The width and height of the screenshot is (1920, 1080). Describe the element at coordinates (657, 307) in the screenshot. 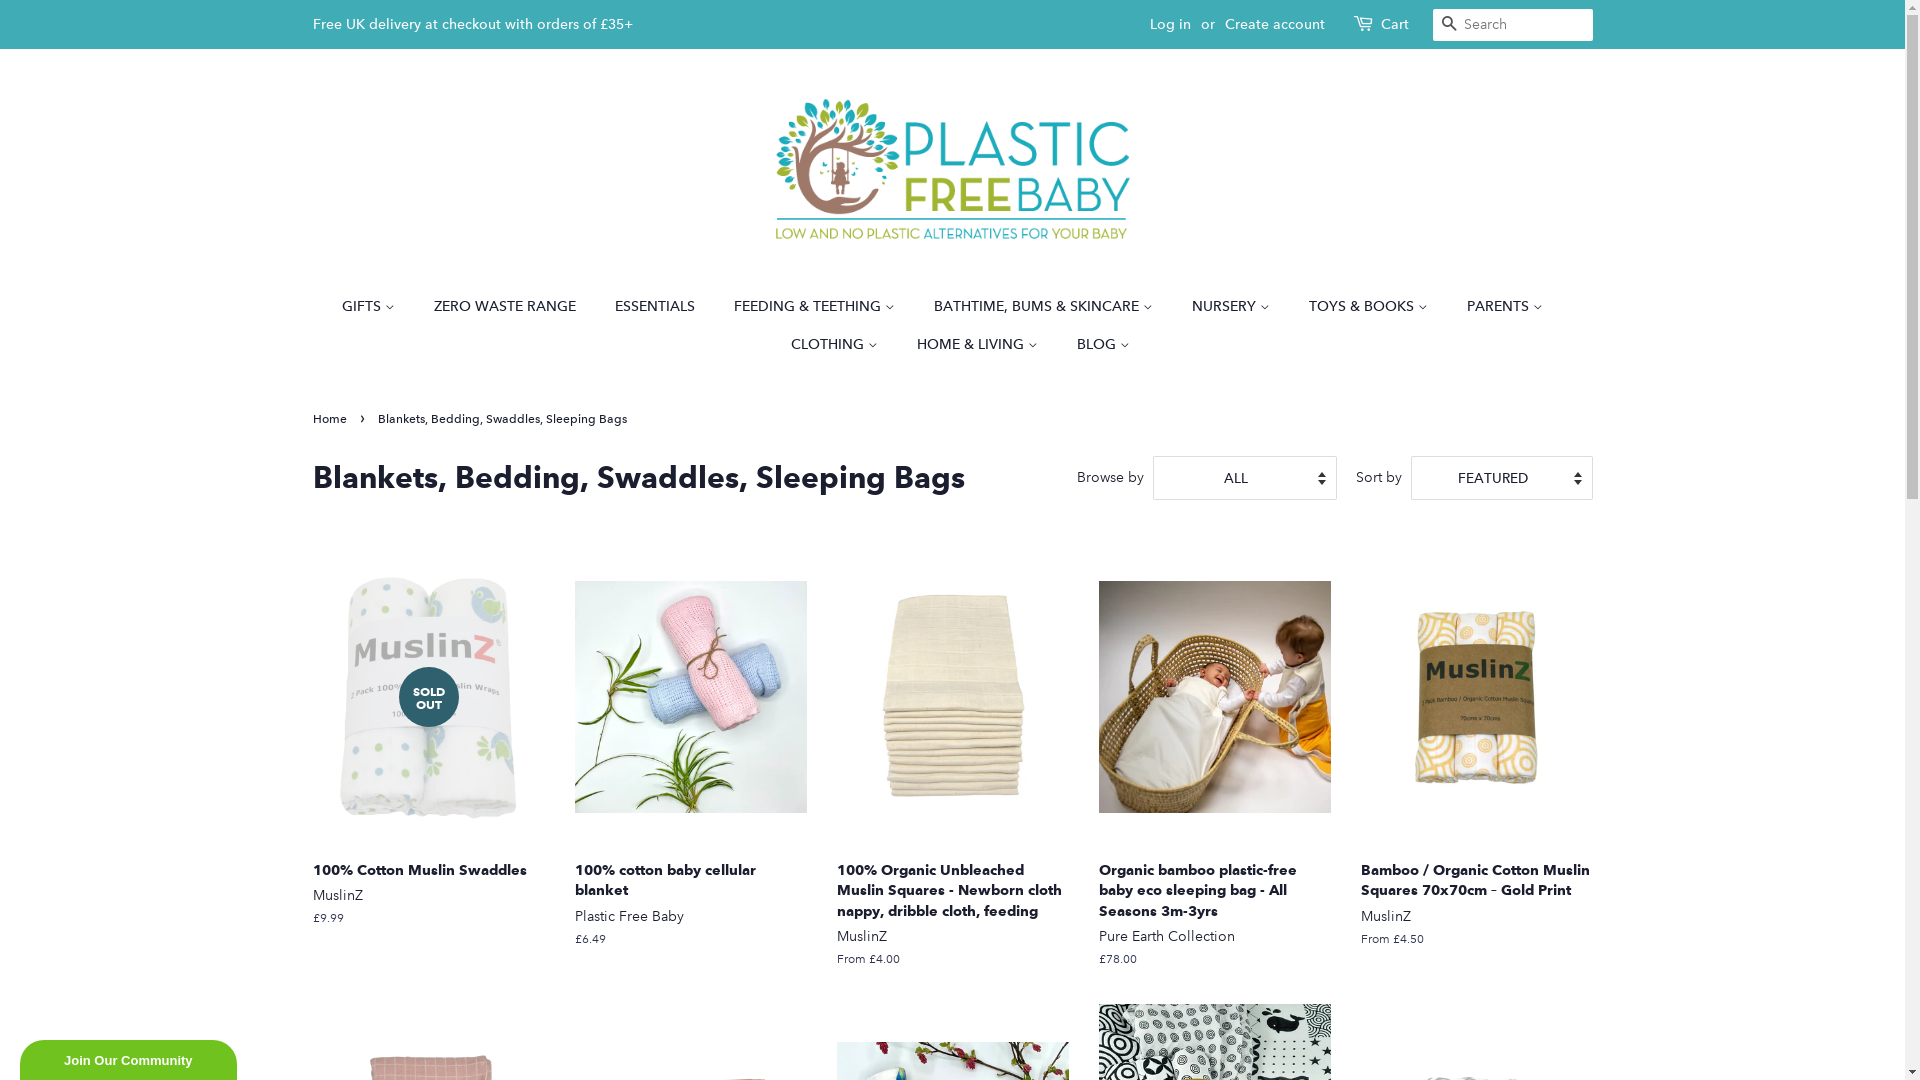

I see `'ESSENTIALS'` at that location.